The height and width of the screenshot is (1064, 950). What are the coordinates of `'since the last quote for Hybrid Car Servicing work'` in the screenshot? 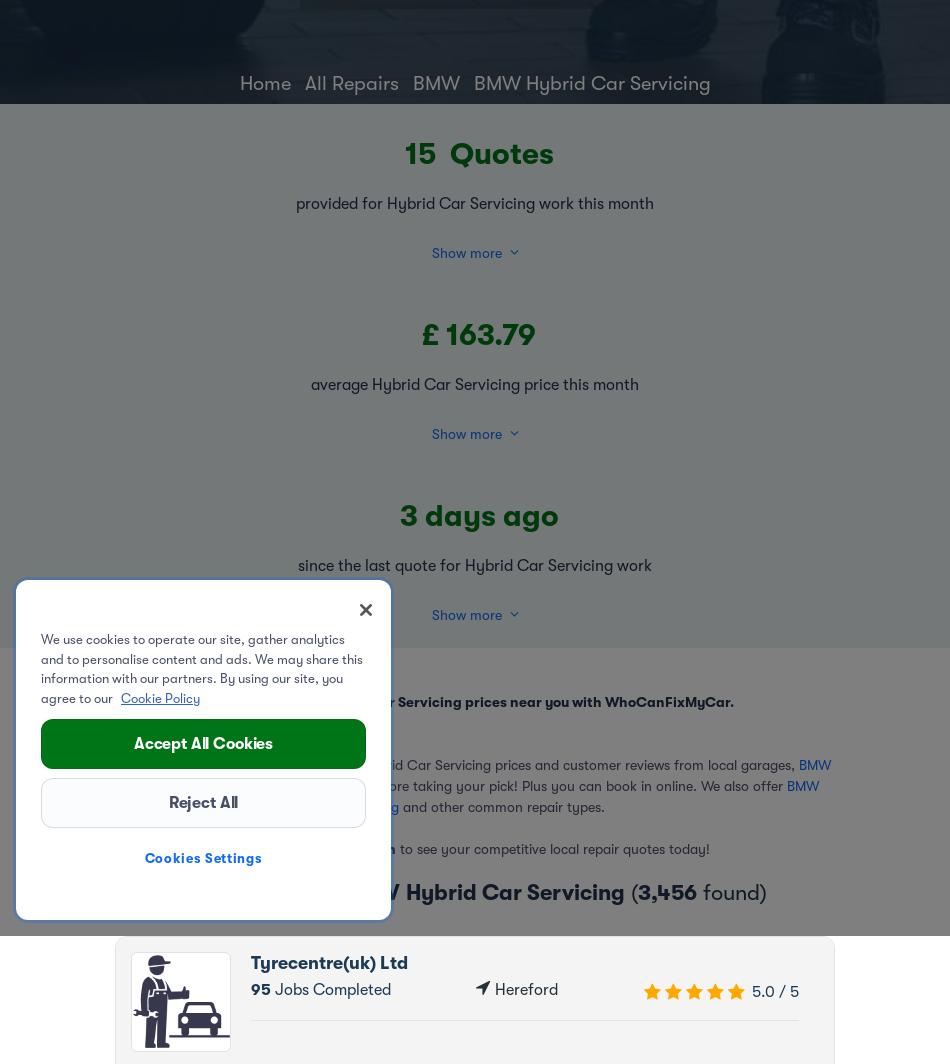 It's located at (297, 564).